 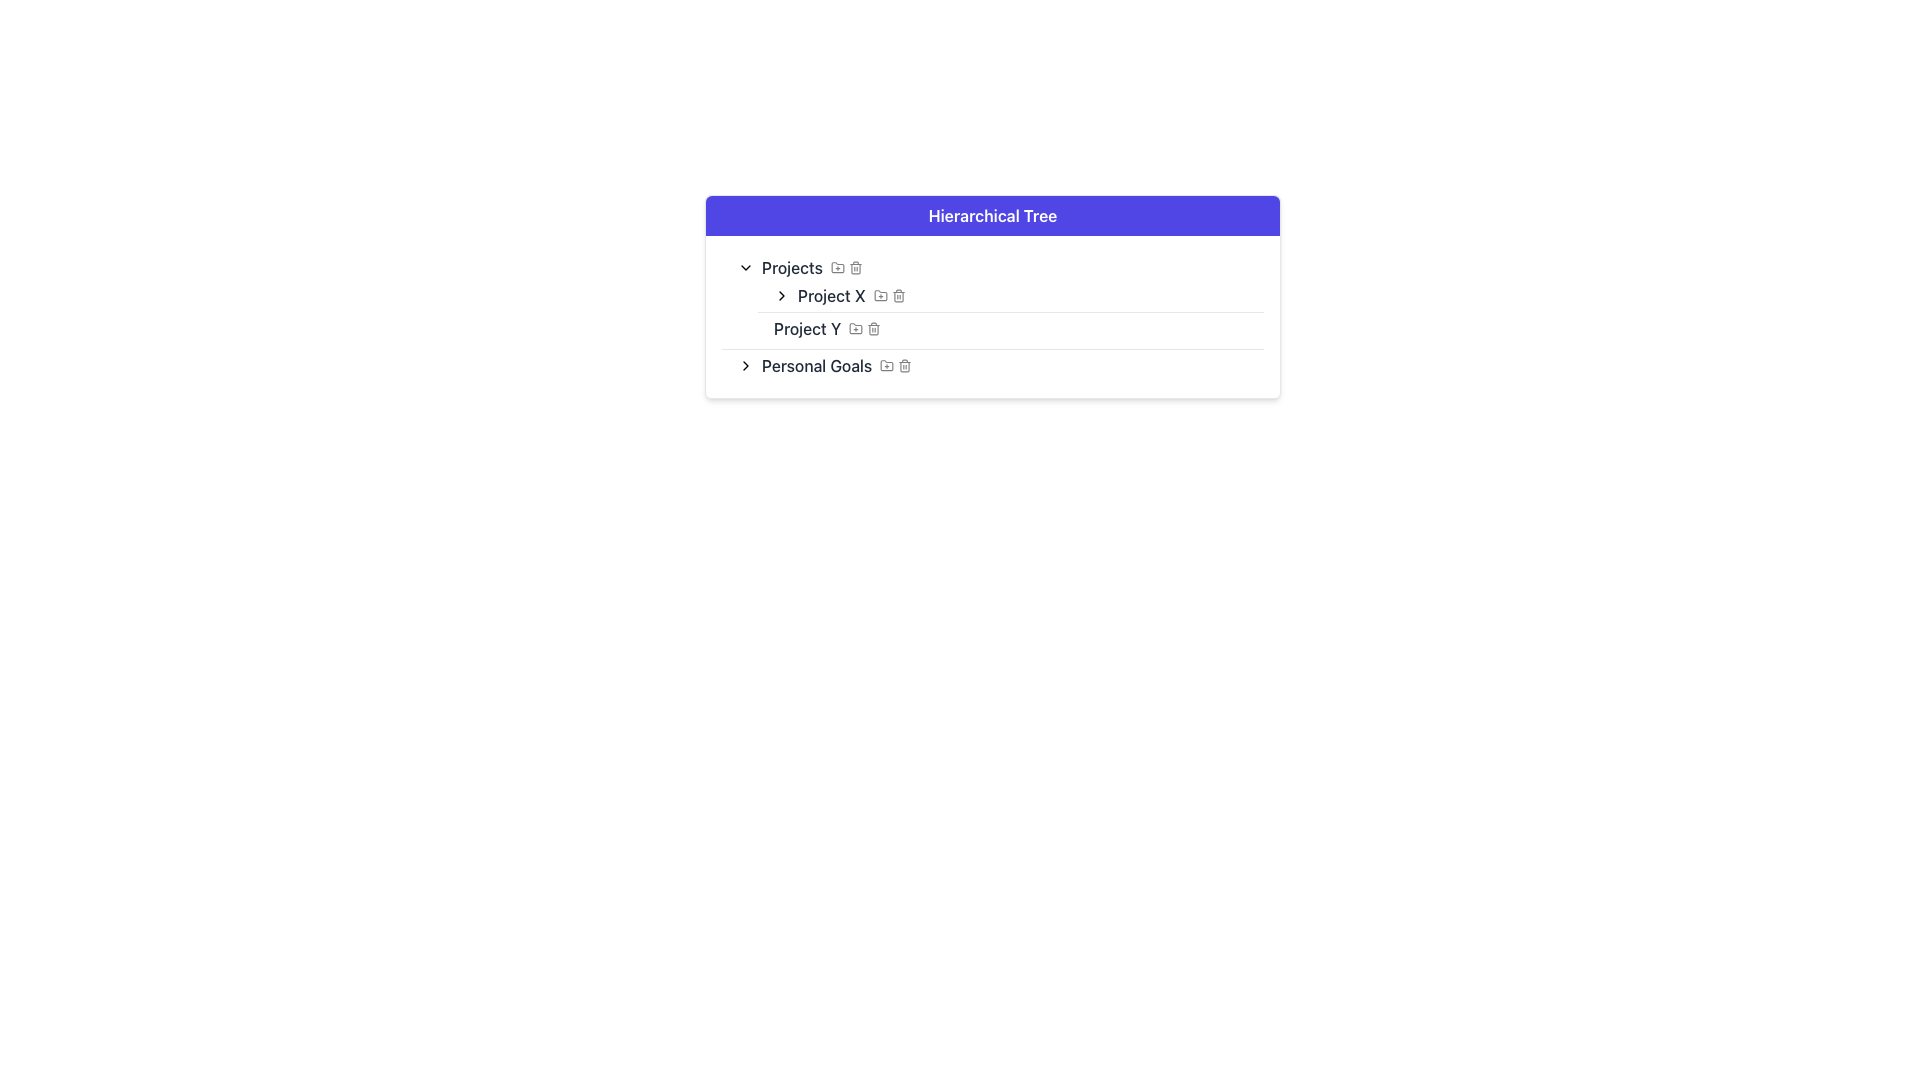 What do you see at coordinates (837, 266) in the screenshot?
I see `the folder icon with a plus sign` at bounding box center [837, 266].